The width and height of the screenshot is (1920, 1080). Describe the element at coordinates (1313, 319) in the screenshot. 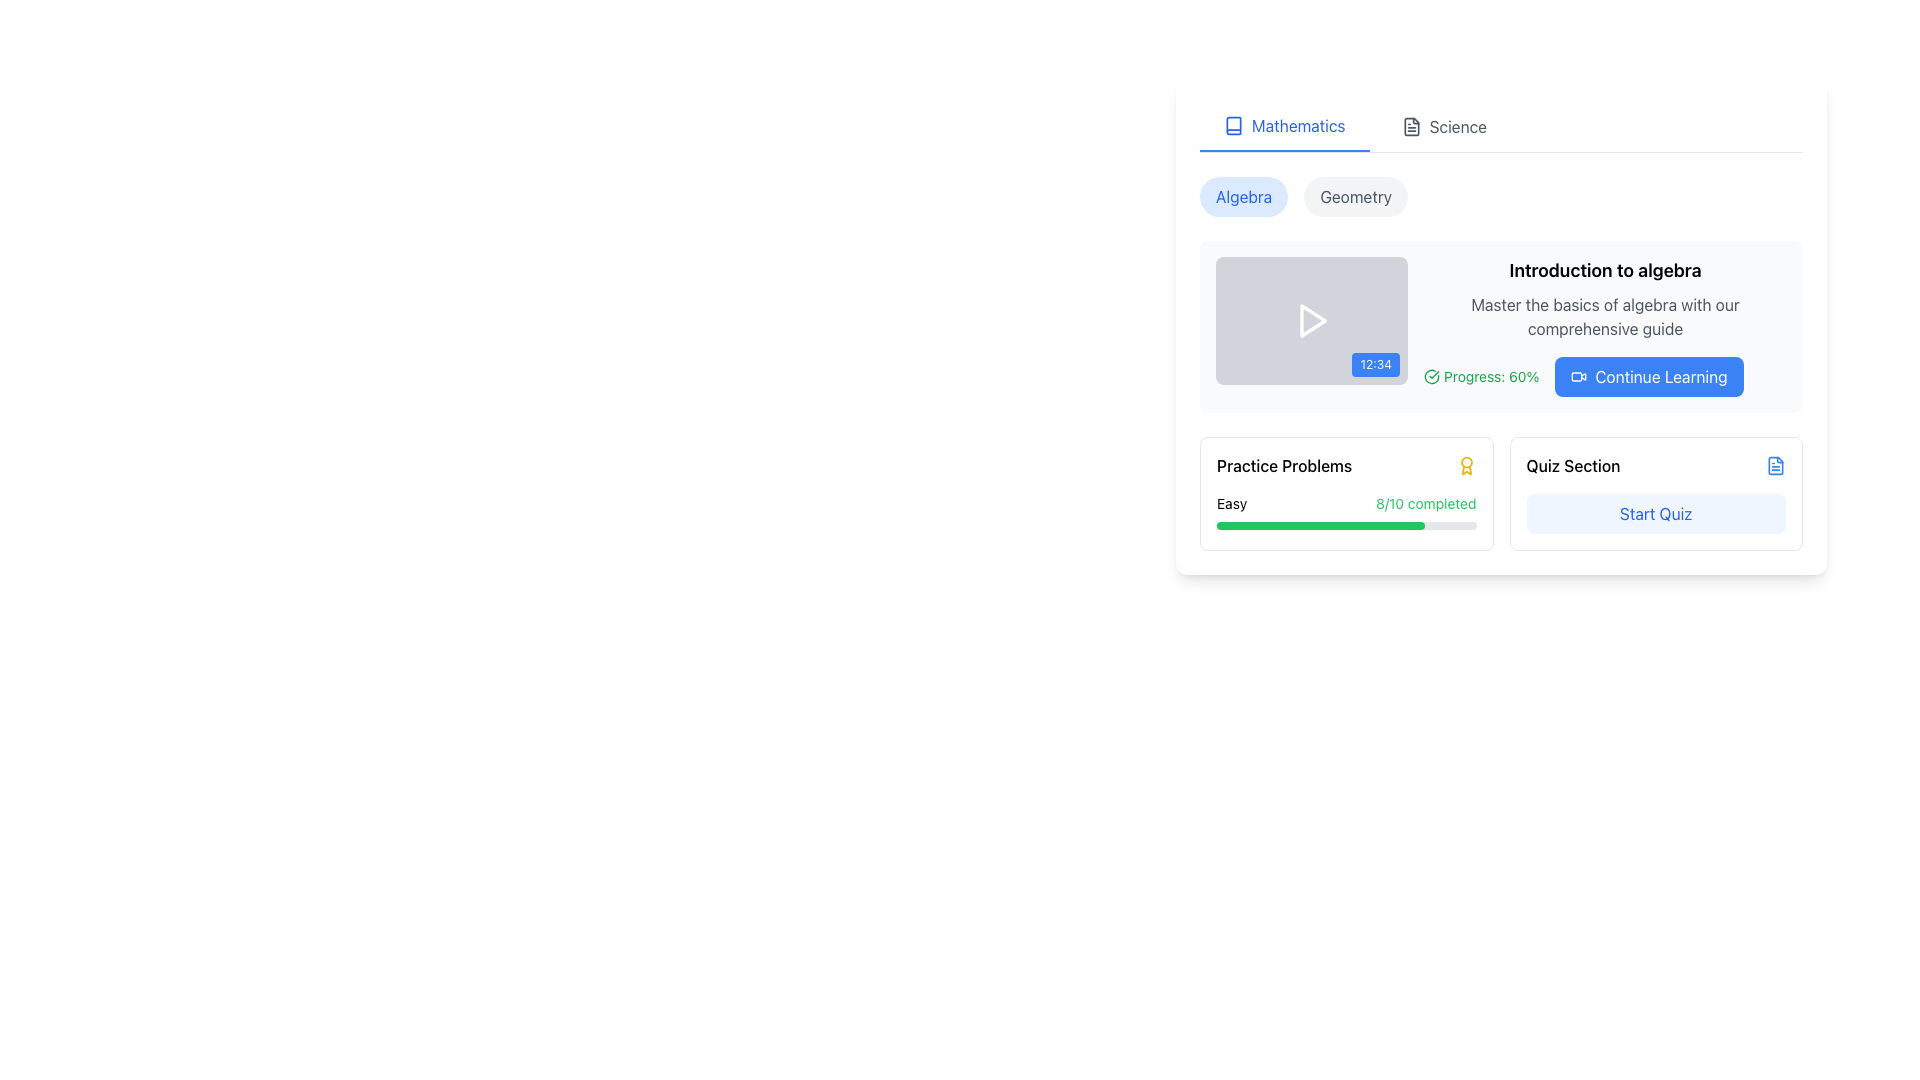

I see `the play button styled as an SVG graphic located centrally within the gray rectangle of the video thumbnail for the 'Introduction to algebra' module` at that location.